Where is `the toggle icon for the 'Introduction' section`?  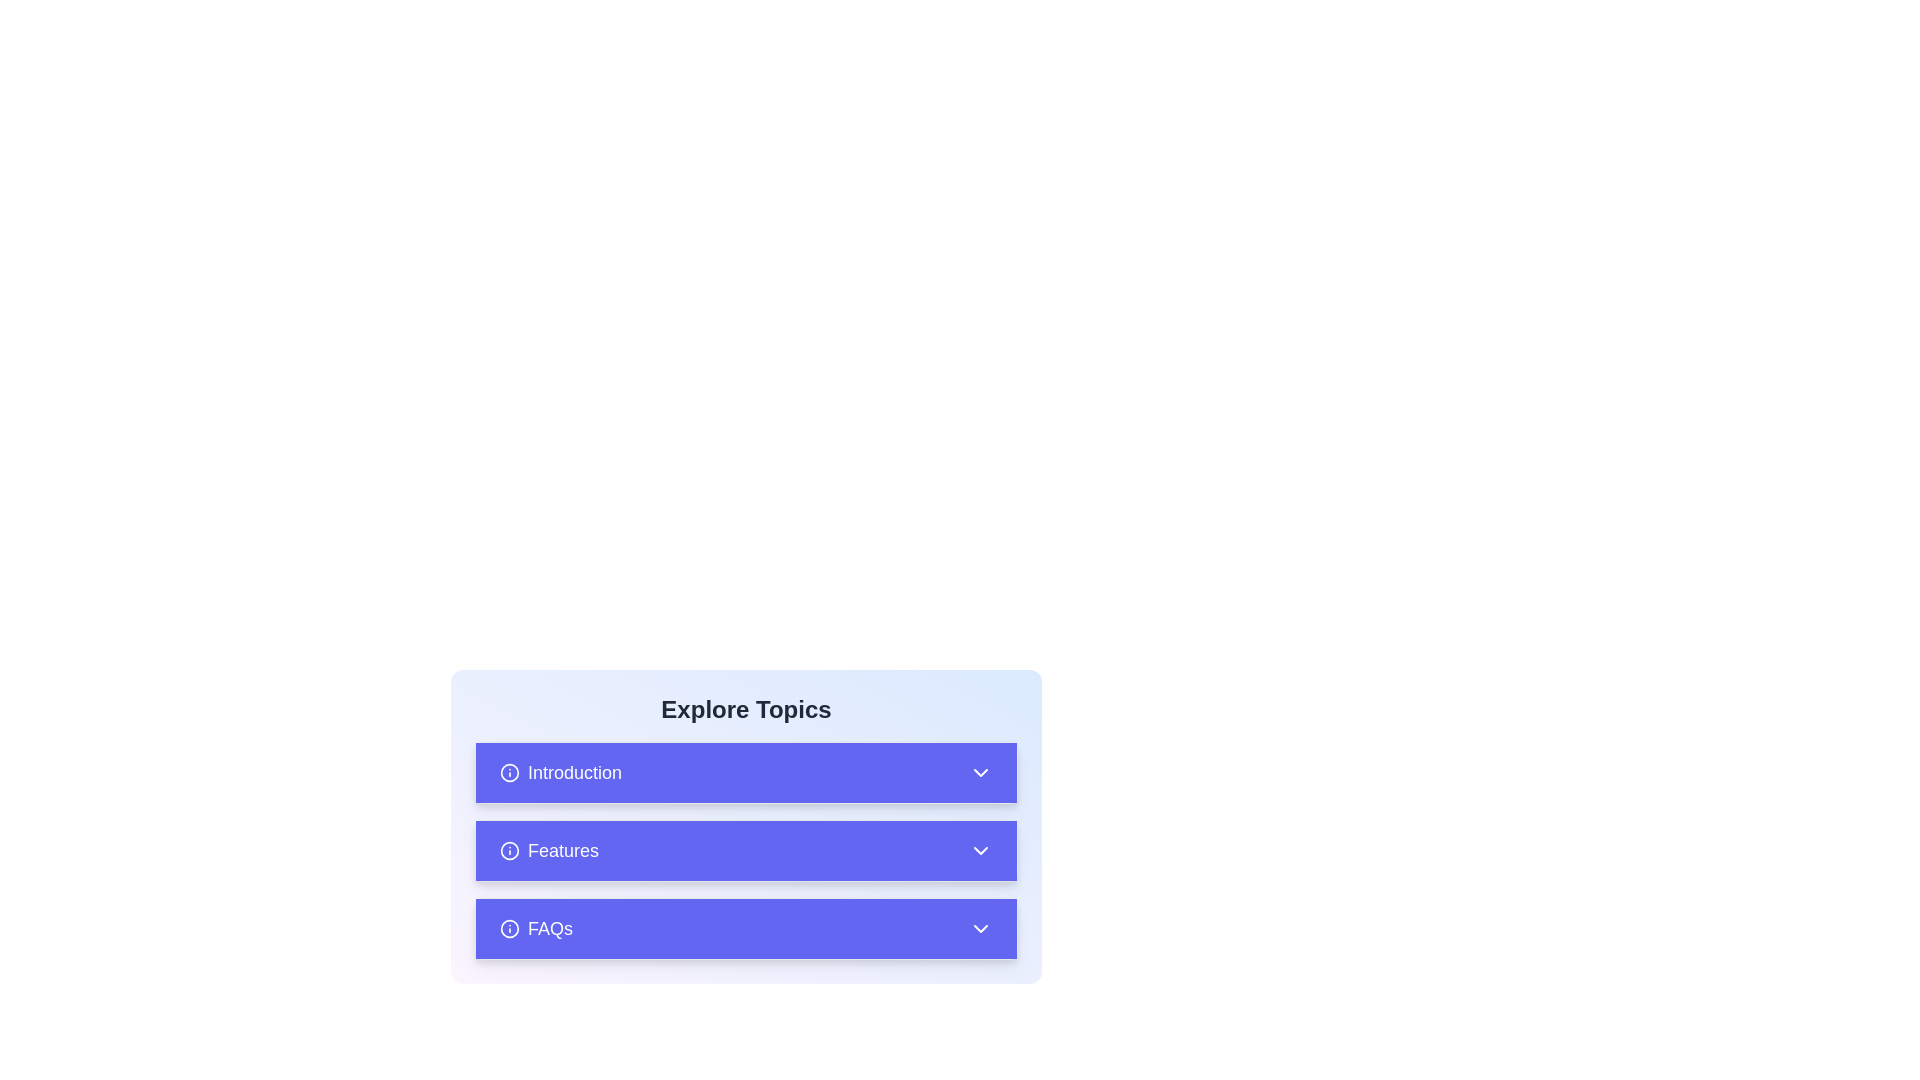
the toggle icon for the 'Introduction' section is located at coordinates (980, 771).